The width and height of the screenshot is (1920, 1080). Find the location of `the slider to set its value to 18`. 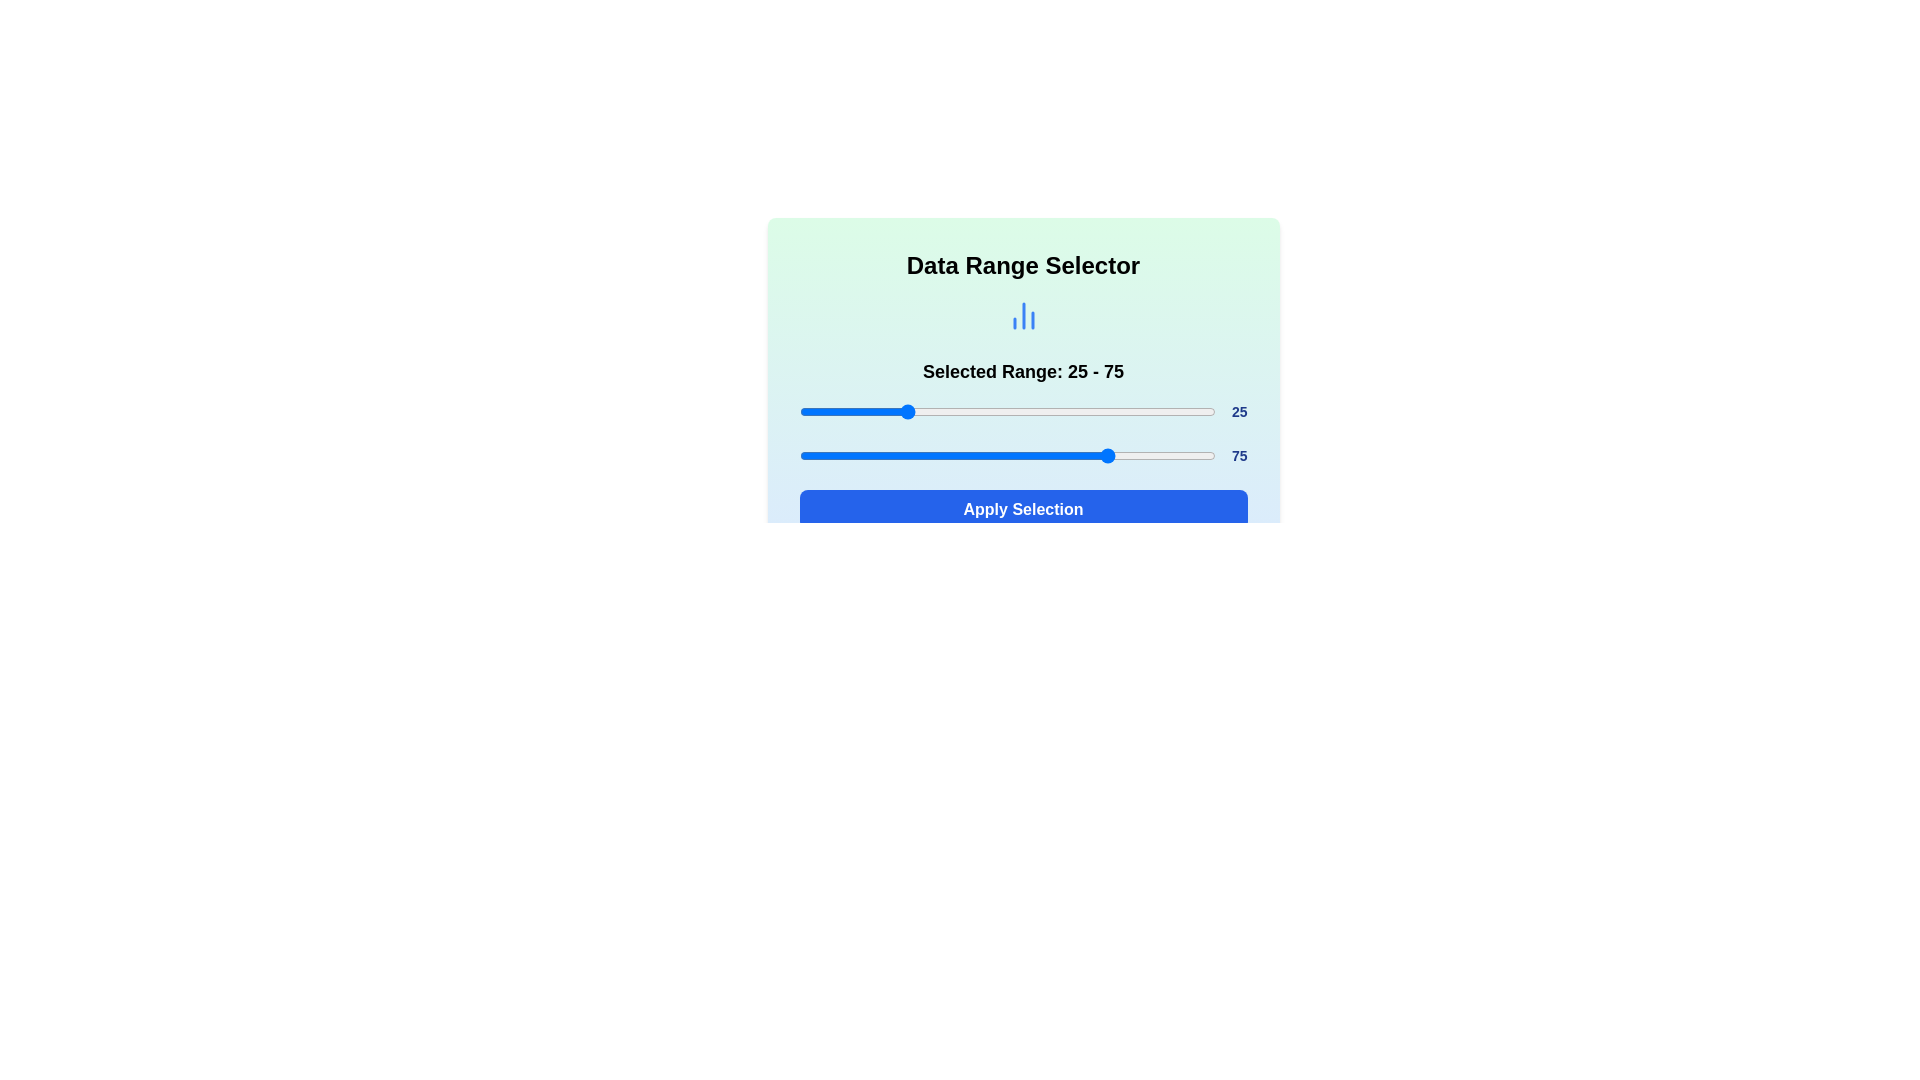

the slider to set its value to 18 is located at coordinates (874, 411).